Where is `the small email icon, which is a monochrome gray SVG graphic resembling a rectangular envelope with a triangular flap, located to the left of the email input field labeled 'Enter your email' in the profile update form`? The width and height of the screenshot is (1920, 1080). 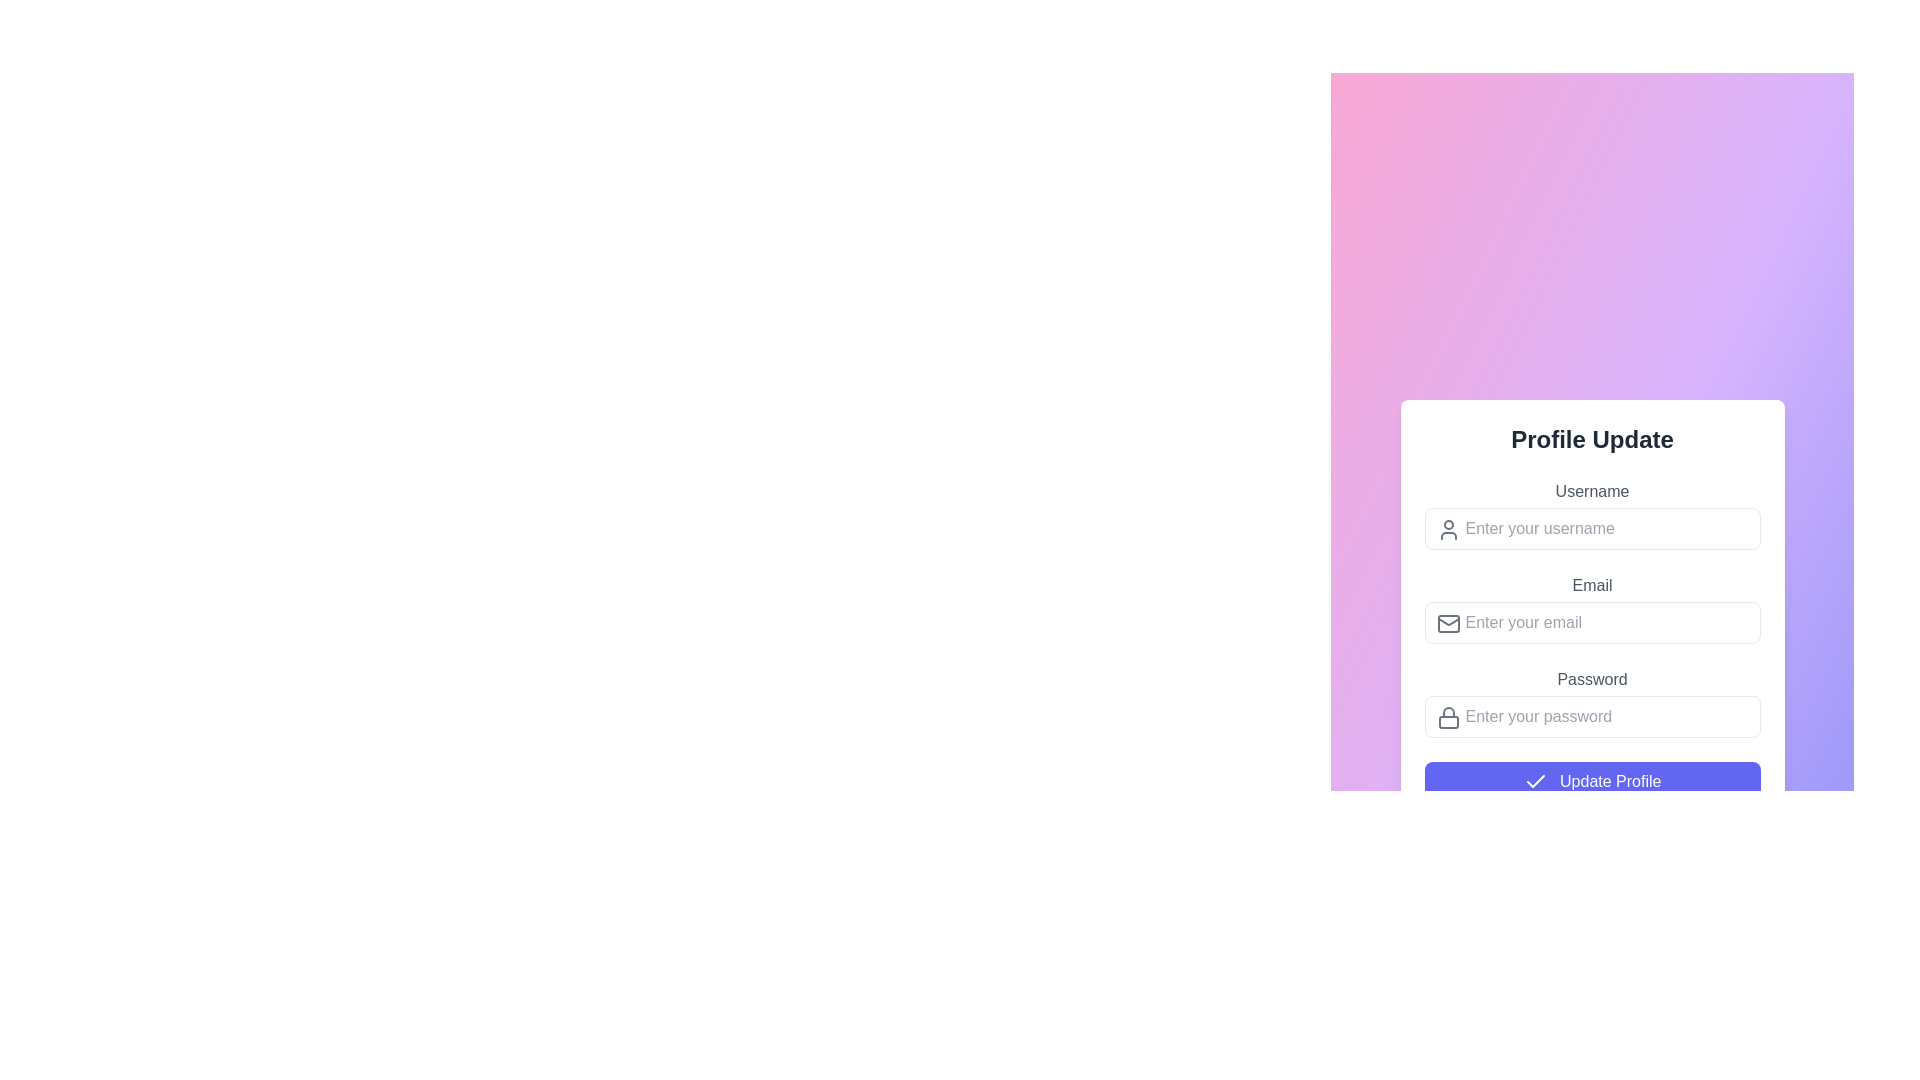
the small email icon, which is a monochrome gray SVG graphic resembling a rectangular envelope with a triangular flap, located to the left of the email input field labeled 'Enter your email' in the profile update form is located at coordinates (1448, 622).